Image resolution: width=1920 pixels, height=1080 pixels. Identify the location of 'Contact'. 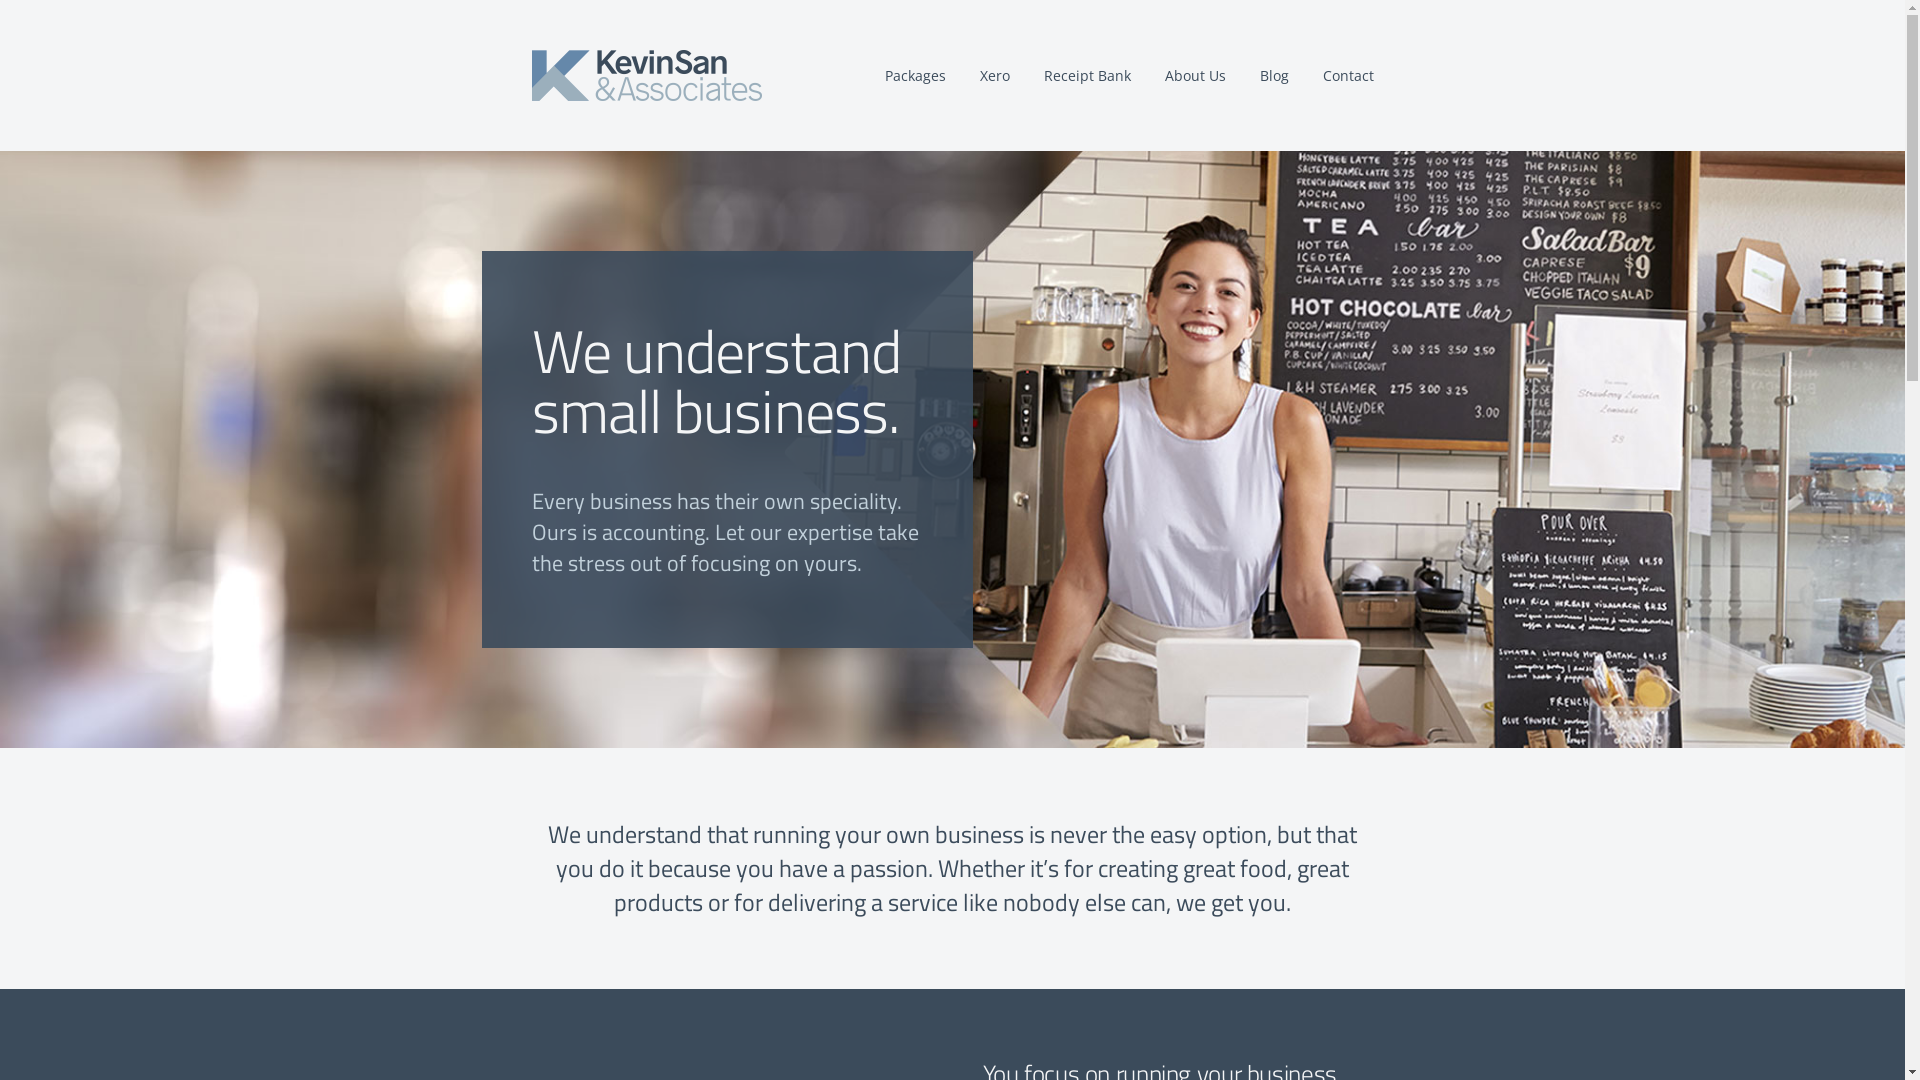
(1347, 74).